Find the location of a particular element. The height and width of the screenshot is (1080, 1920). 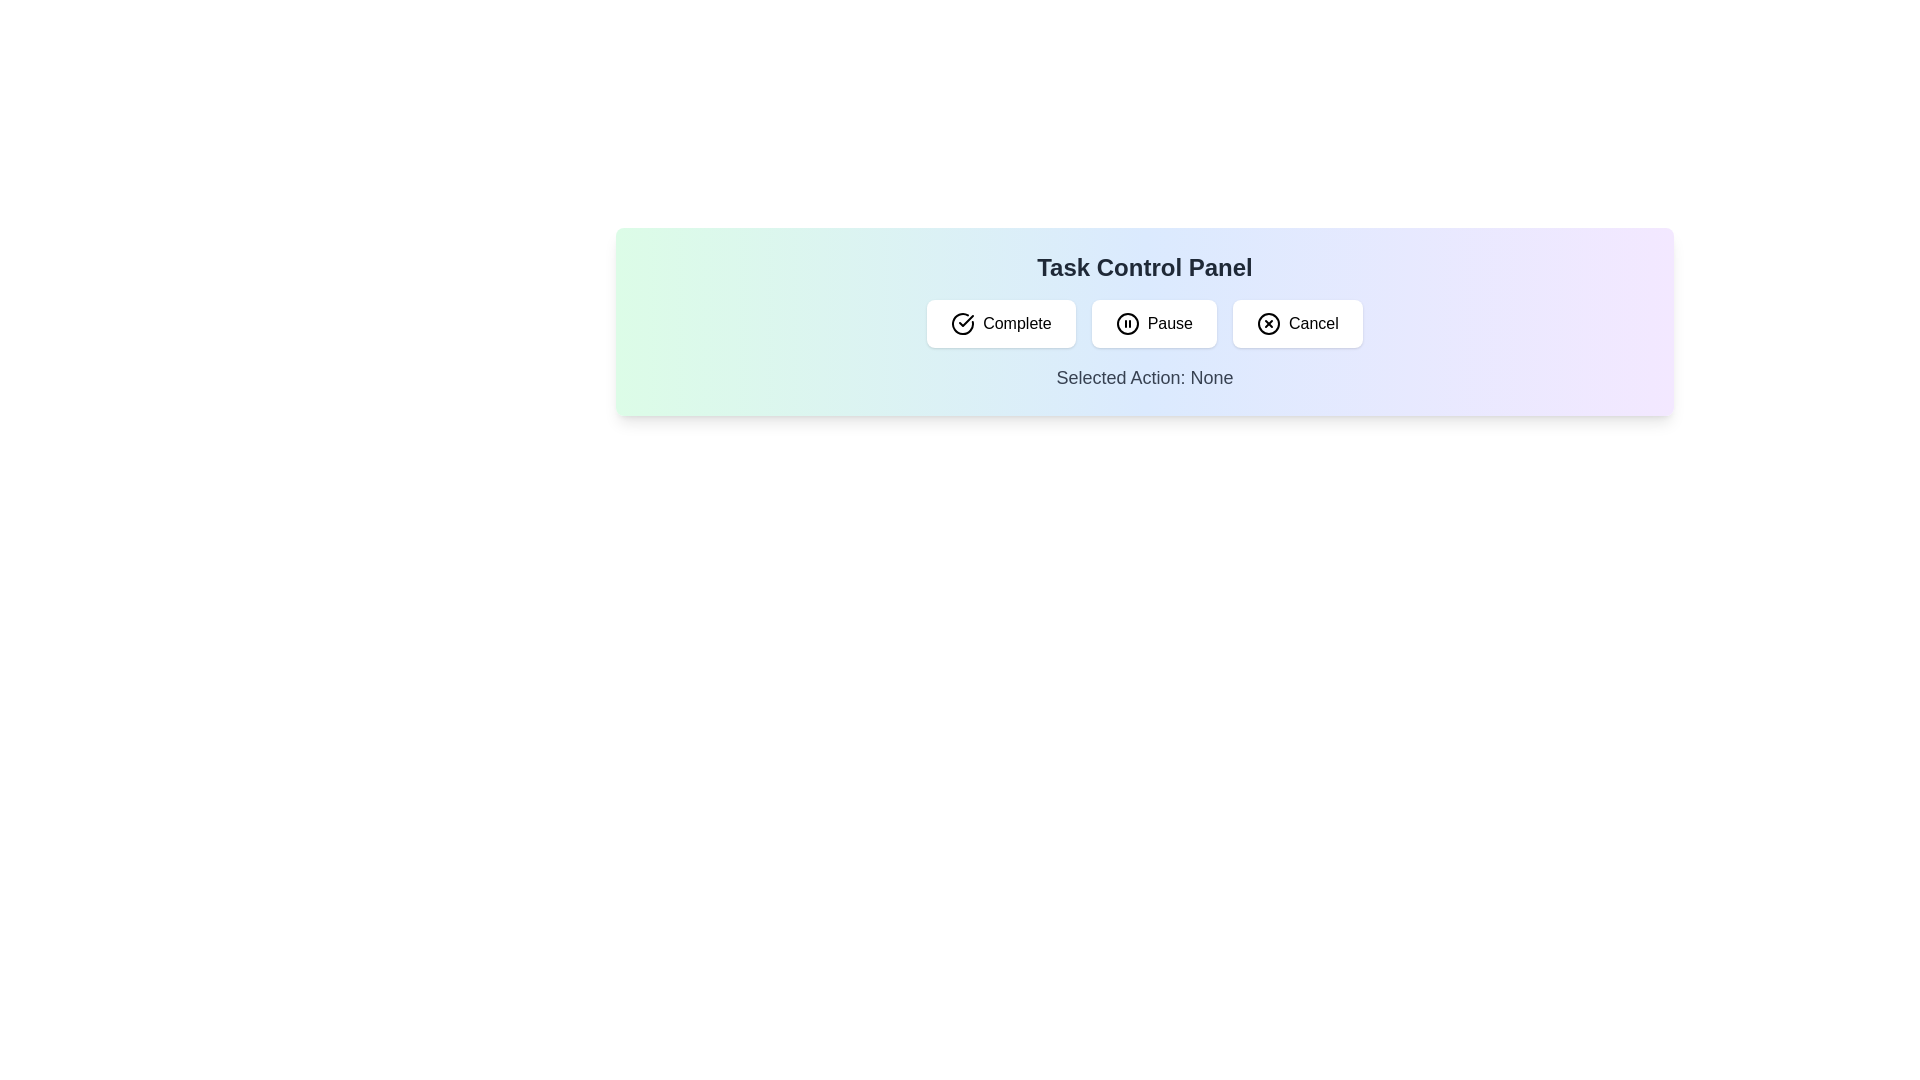

the 'Cancel' button with a white background, rounded corners, and a cross icon is located at coordinates (1297, 323).